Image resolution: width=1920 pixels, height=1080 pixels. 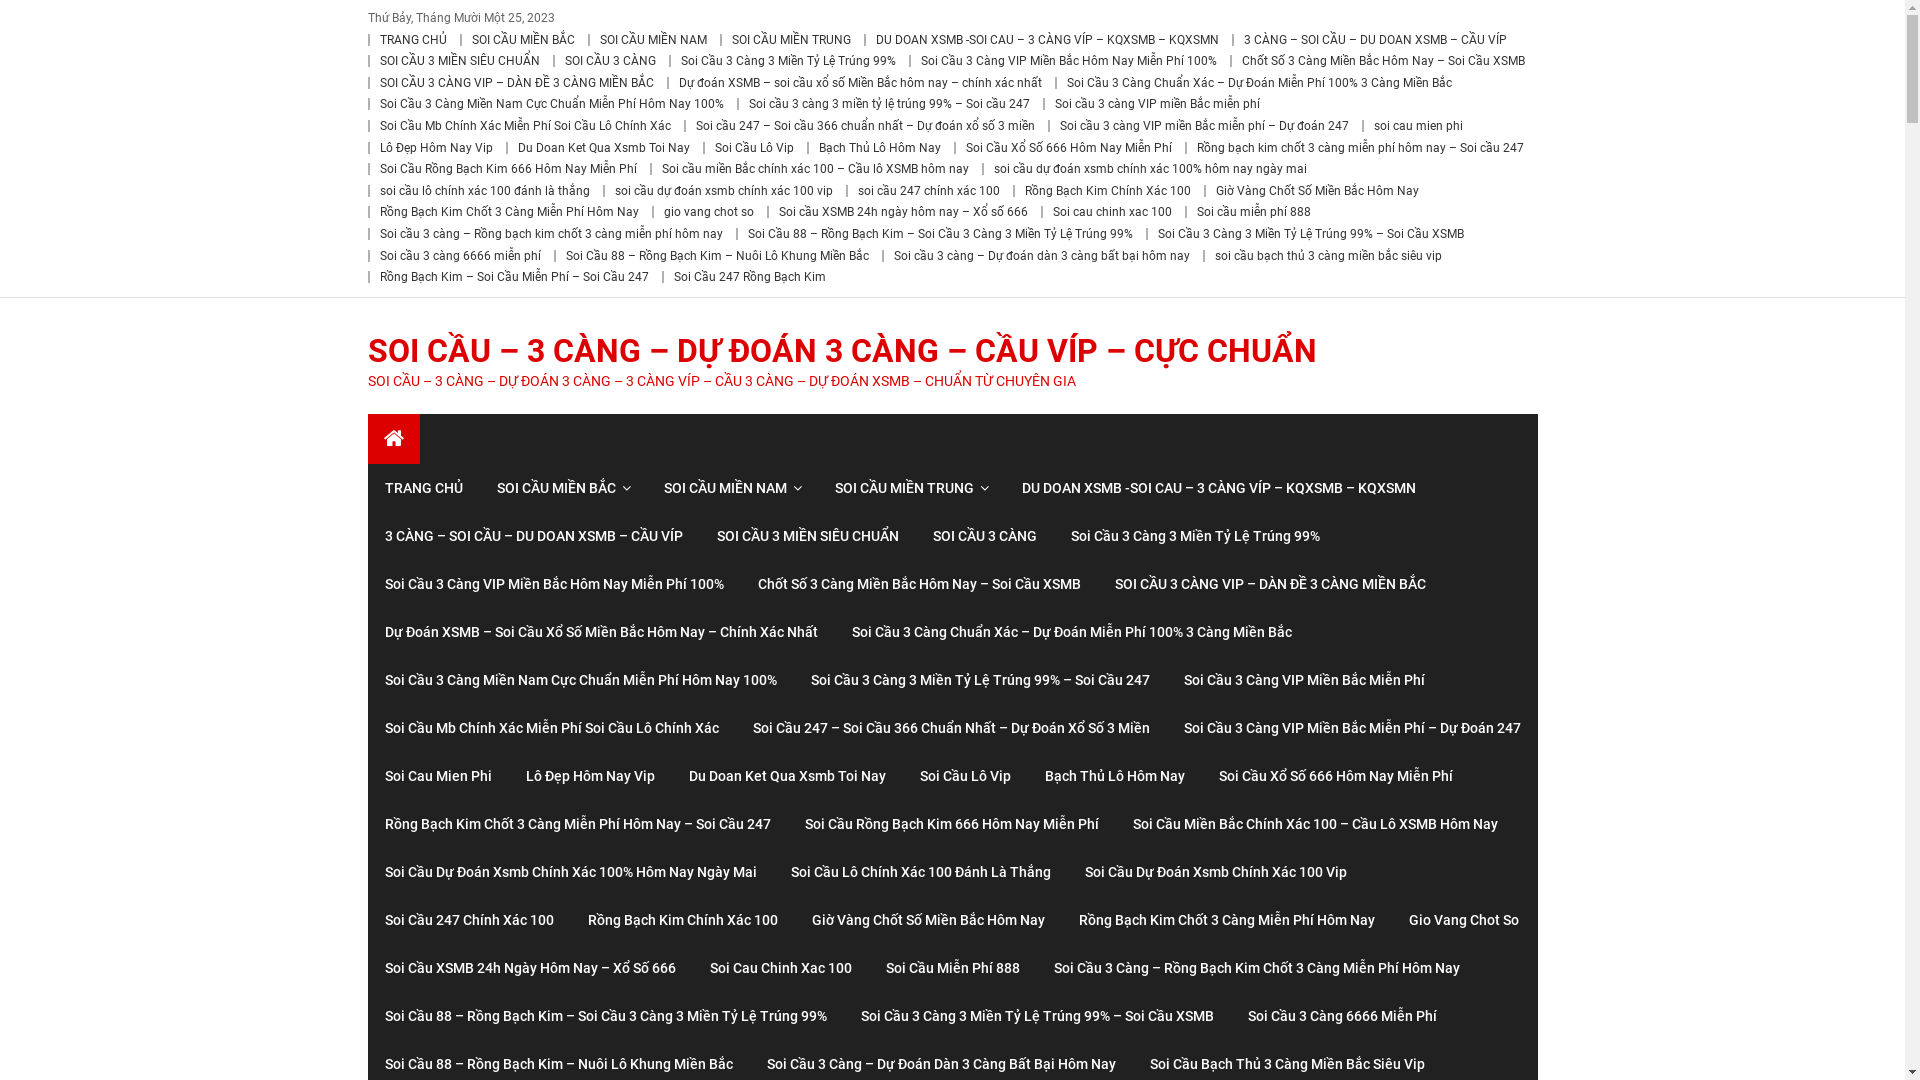 I want to click on 'Du Doan Ket Qua Xsmb Toi Nay', so click(x=603, y=146).